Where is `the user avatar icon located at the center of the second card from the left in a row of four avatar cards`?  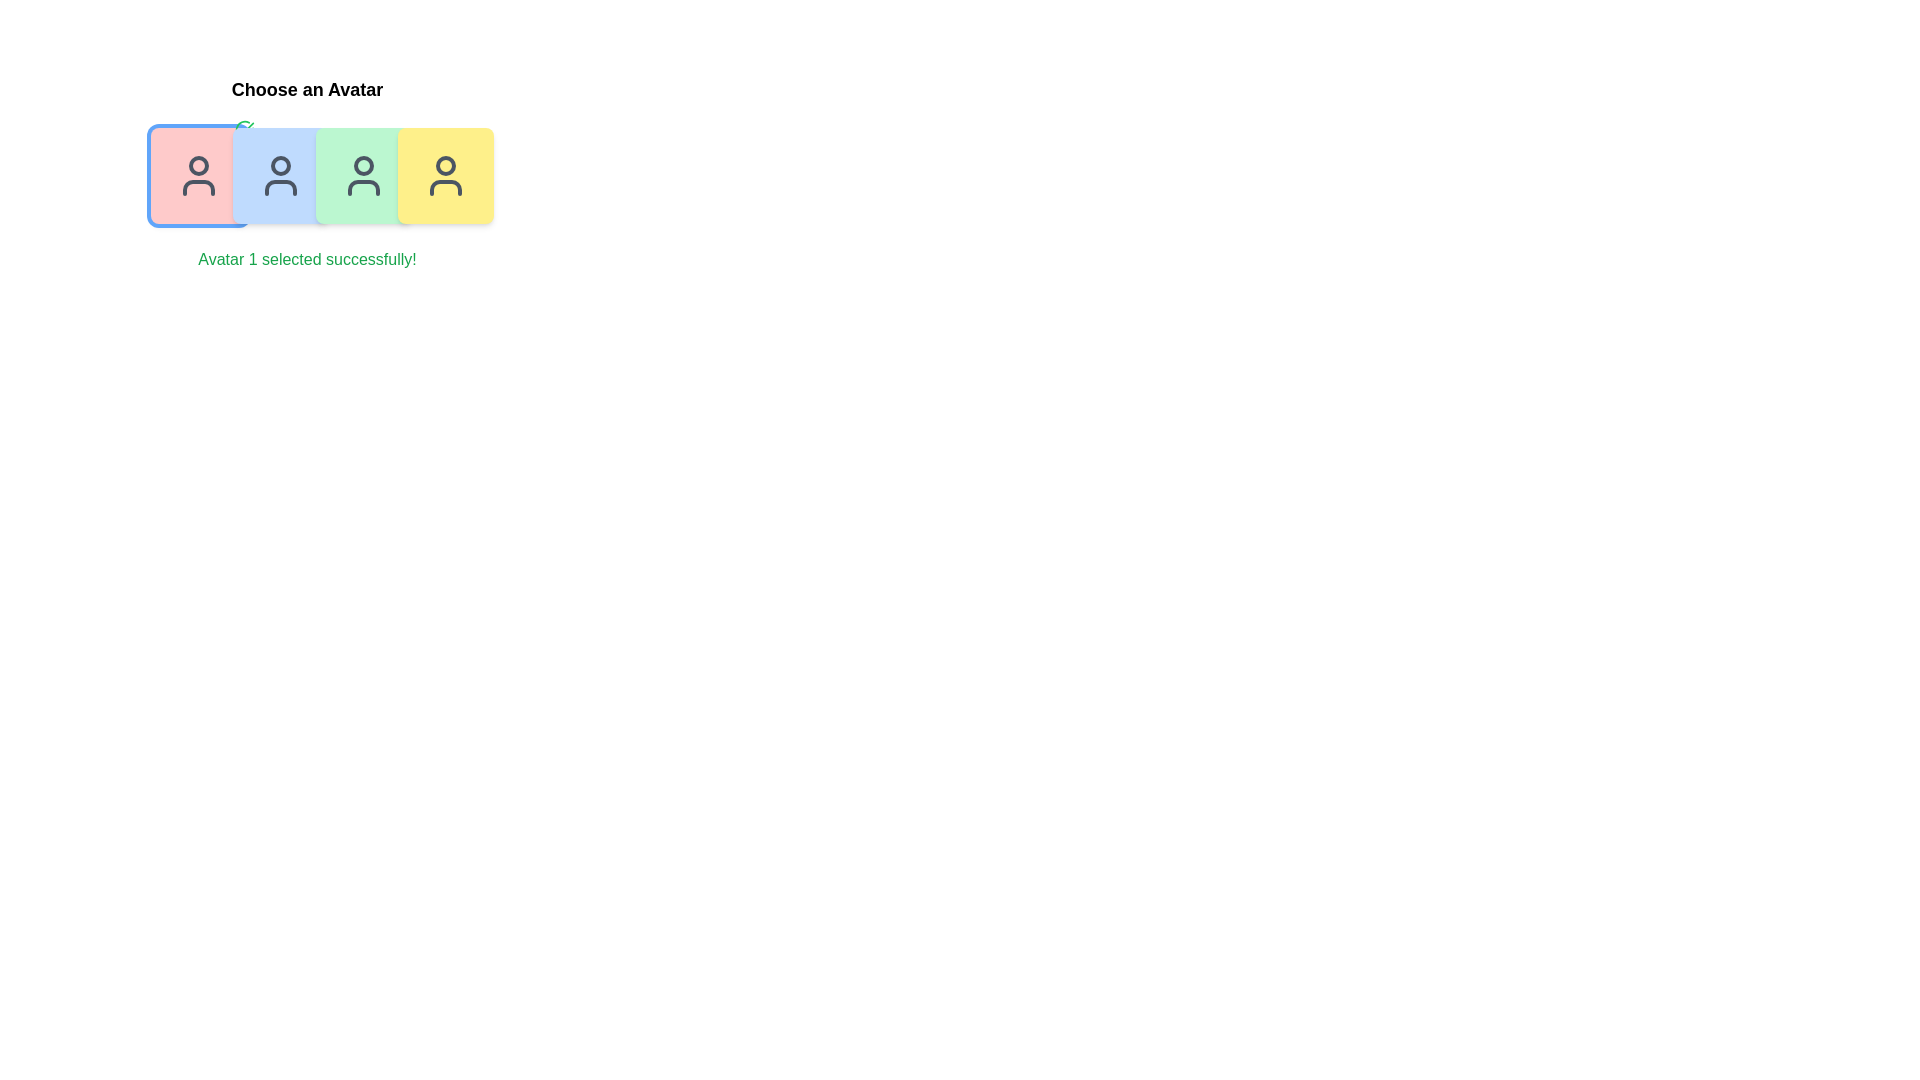
the user avatar icon located at the center of the second card from the left in a row of four avatar cards is located at coordinates (280, 175).